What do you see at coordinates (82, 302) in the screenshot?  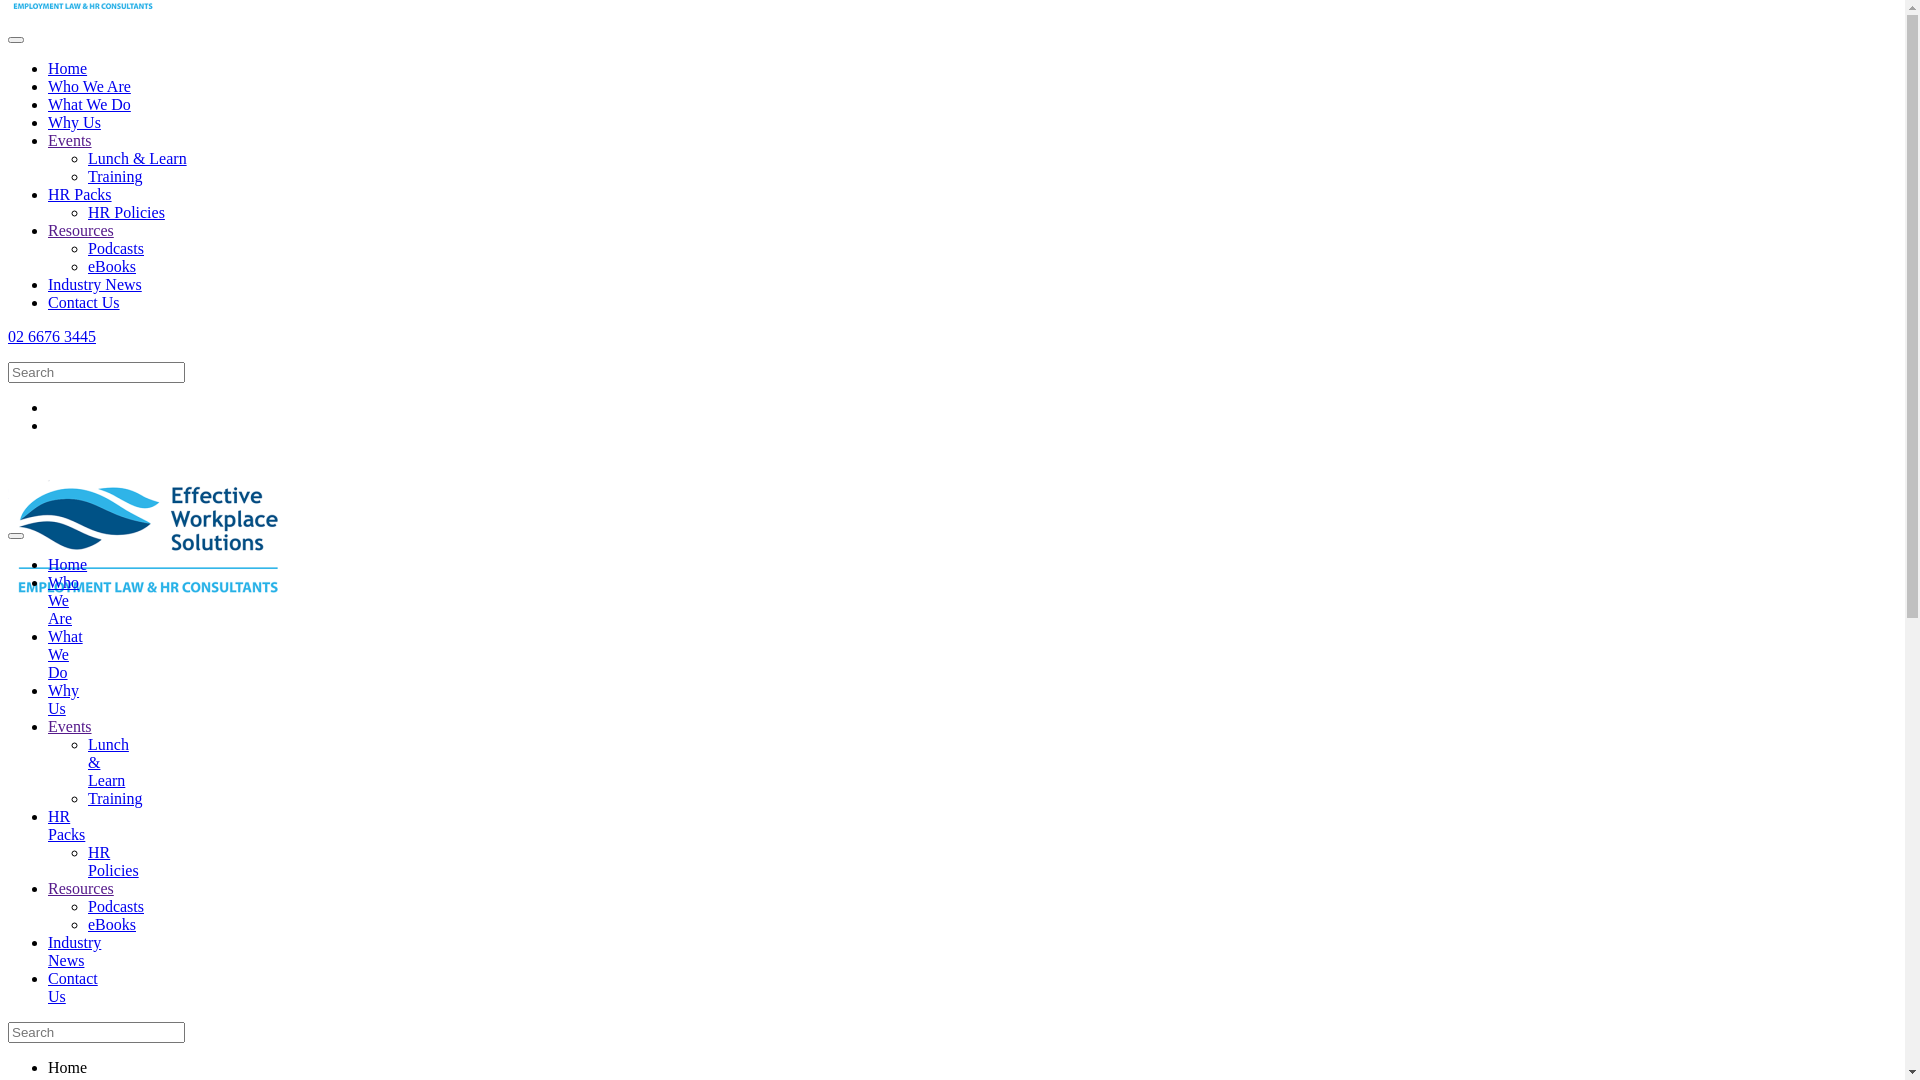 I see `'Contact Us'` at bounding box center [82, 302].